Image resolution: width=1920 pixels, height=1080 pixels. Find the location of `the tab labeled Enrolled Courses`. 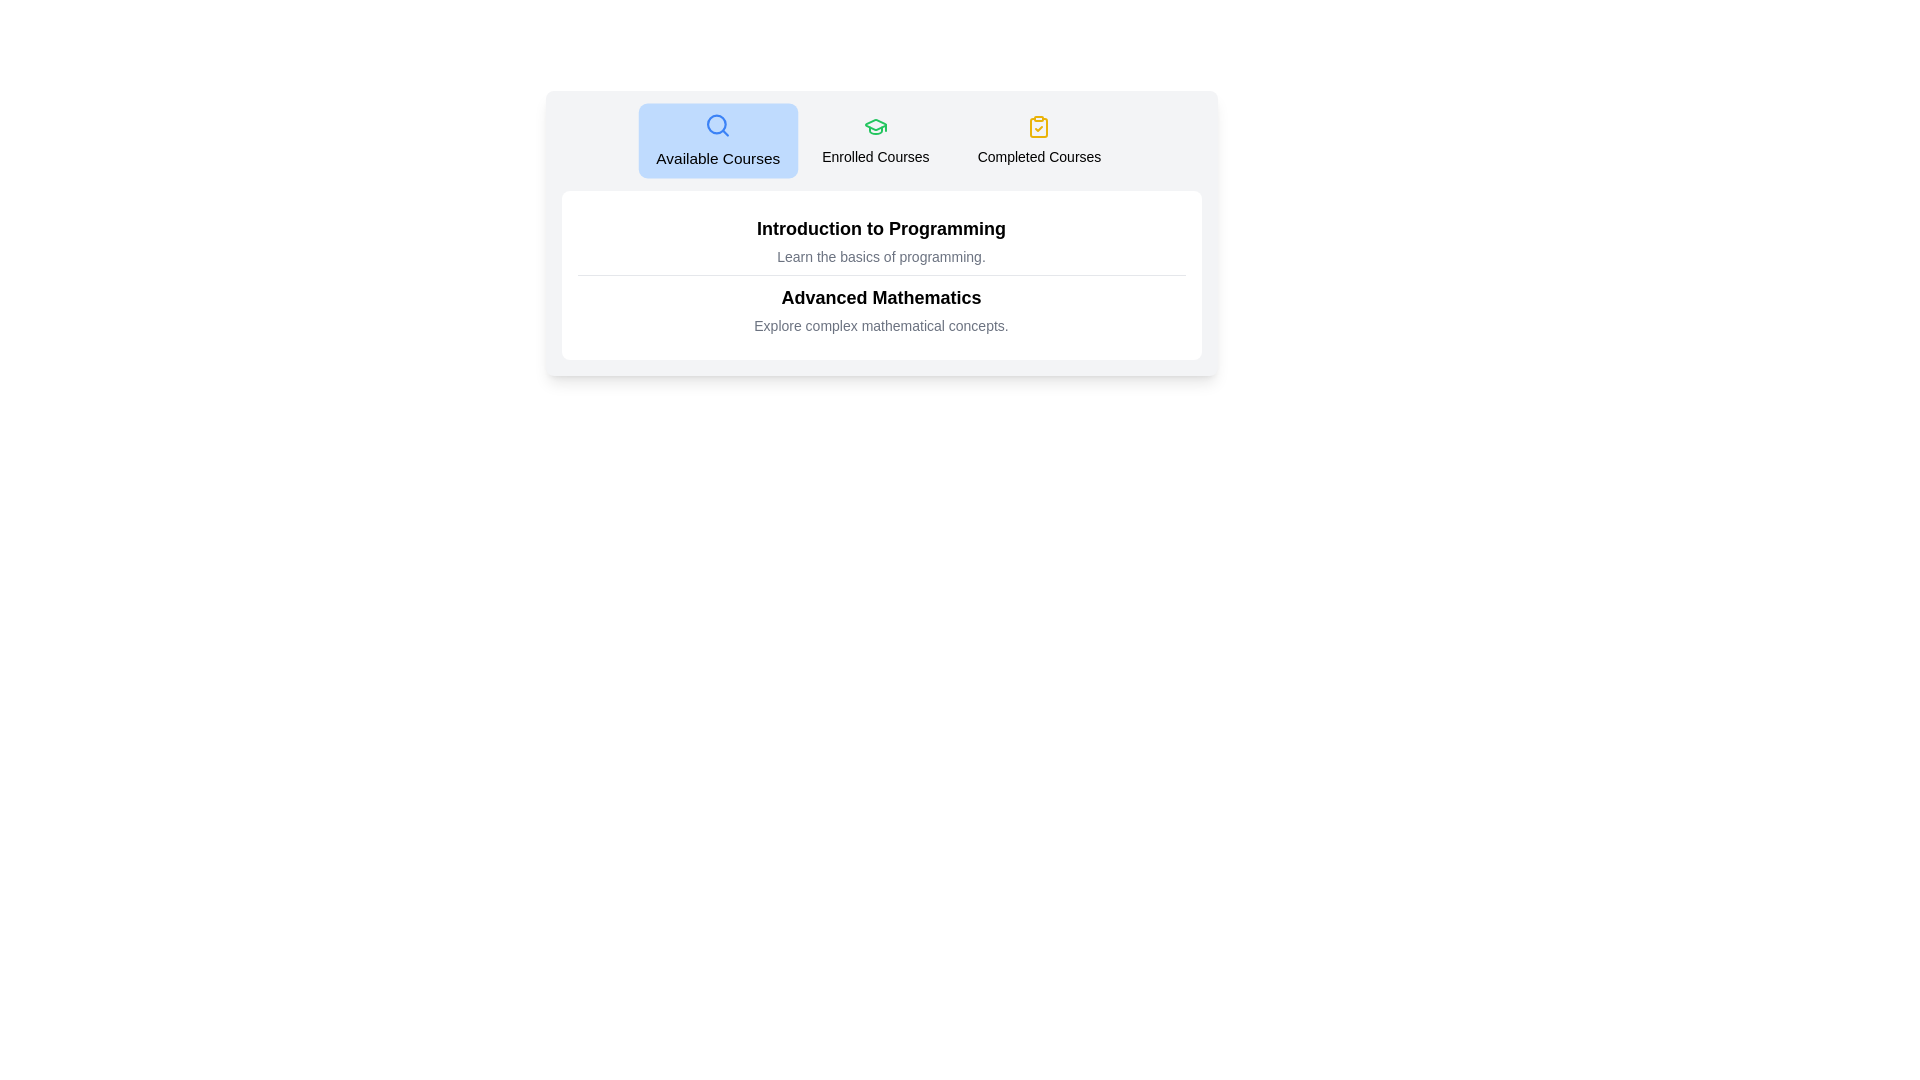

the tab labeled Enrolled Courses is located at coordinates (875, 140).